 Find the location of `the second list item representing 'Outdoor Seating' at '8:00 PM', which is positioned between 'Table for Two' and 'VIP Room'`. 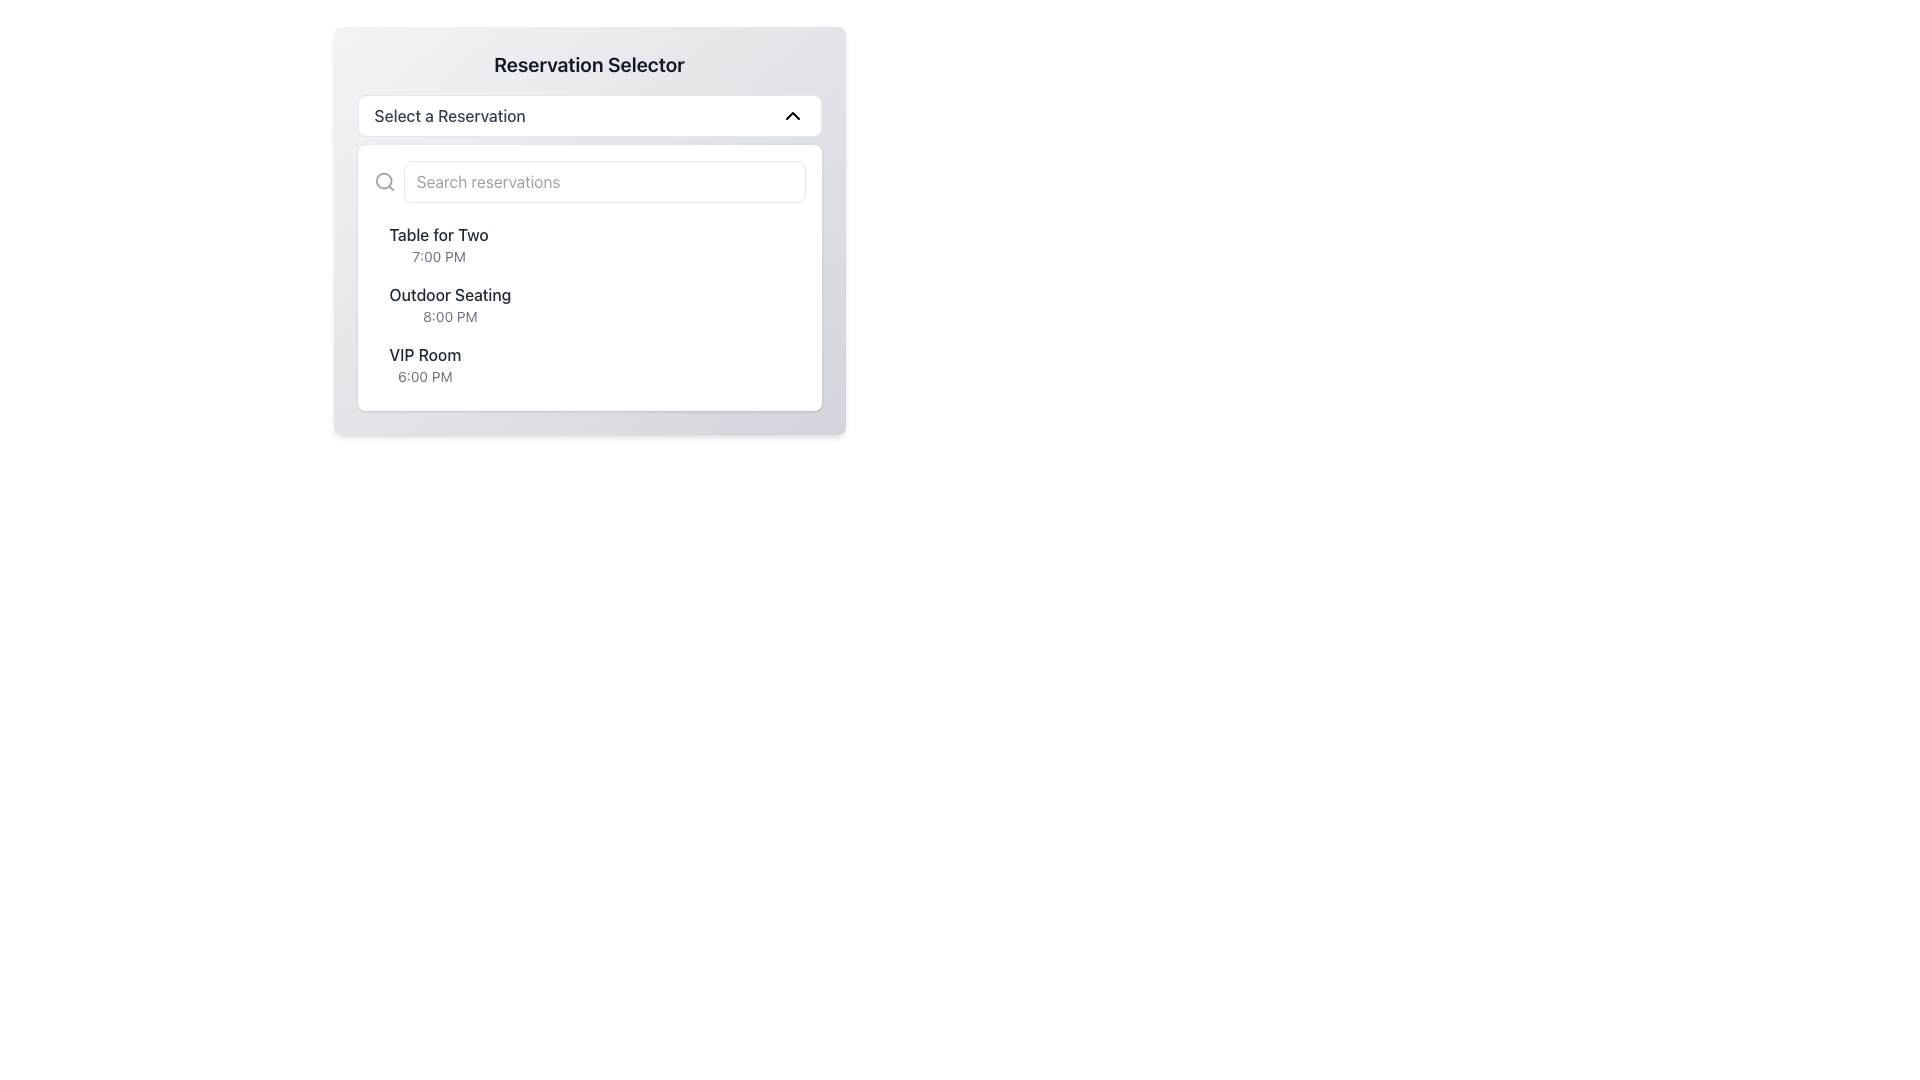

the second list item representing 'Outdoor Seating' at '8:00 PM', which is positioned between 'Table for Two' and 'VIP Room' is located at coordinates (588, 304).